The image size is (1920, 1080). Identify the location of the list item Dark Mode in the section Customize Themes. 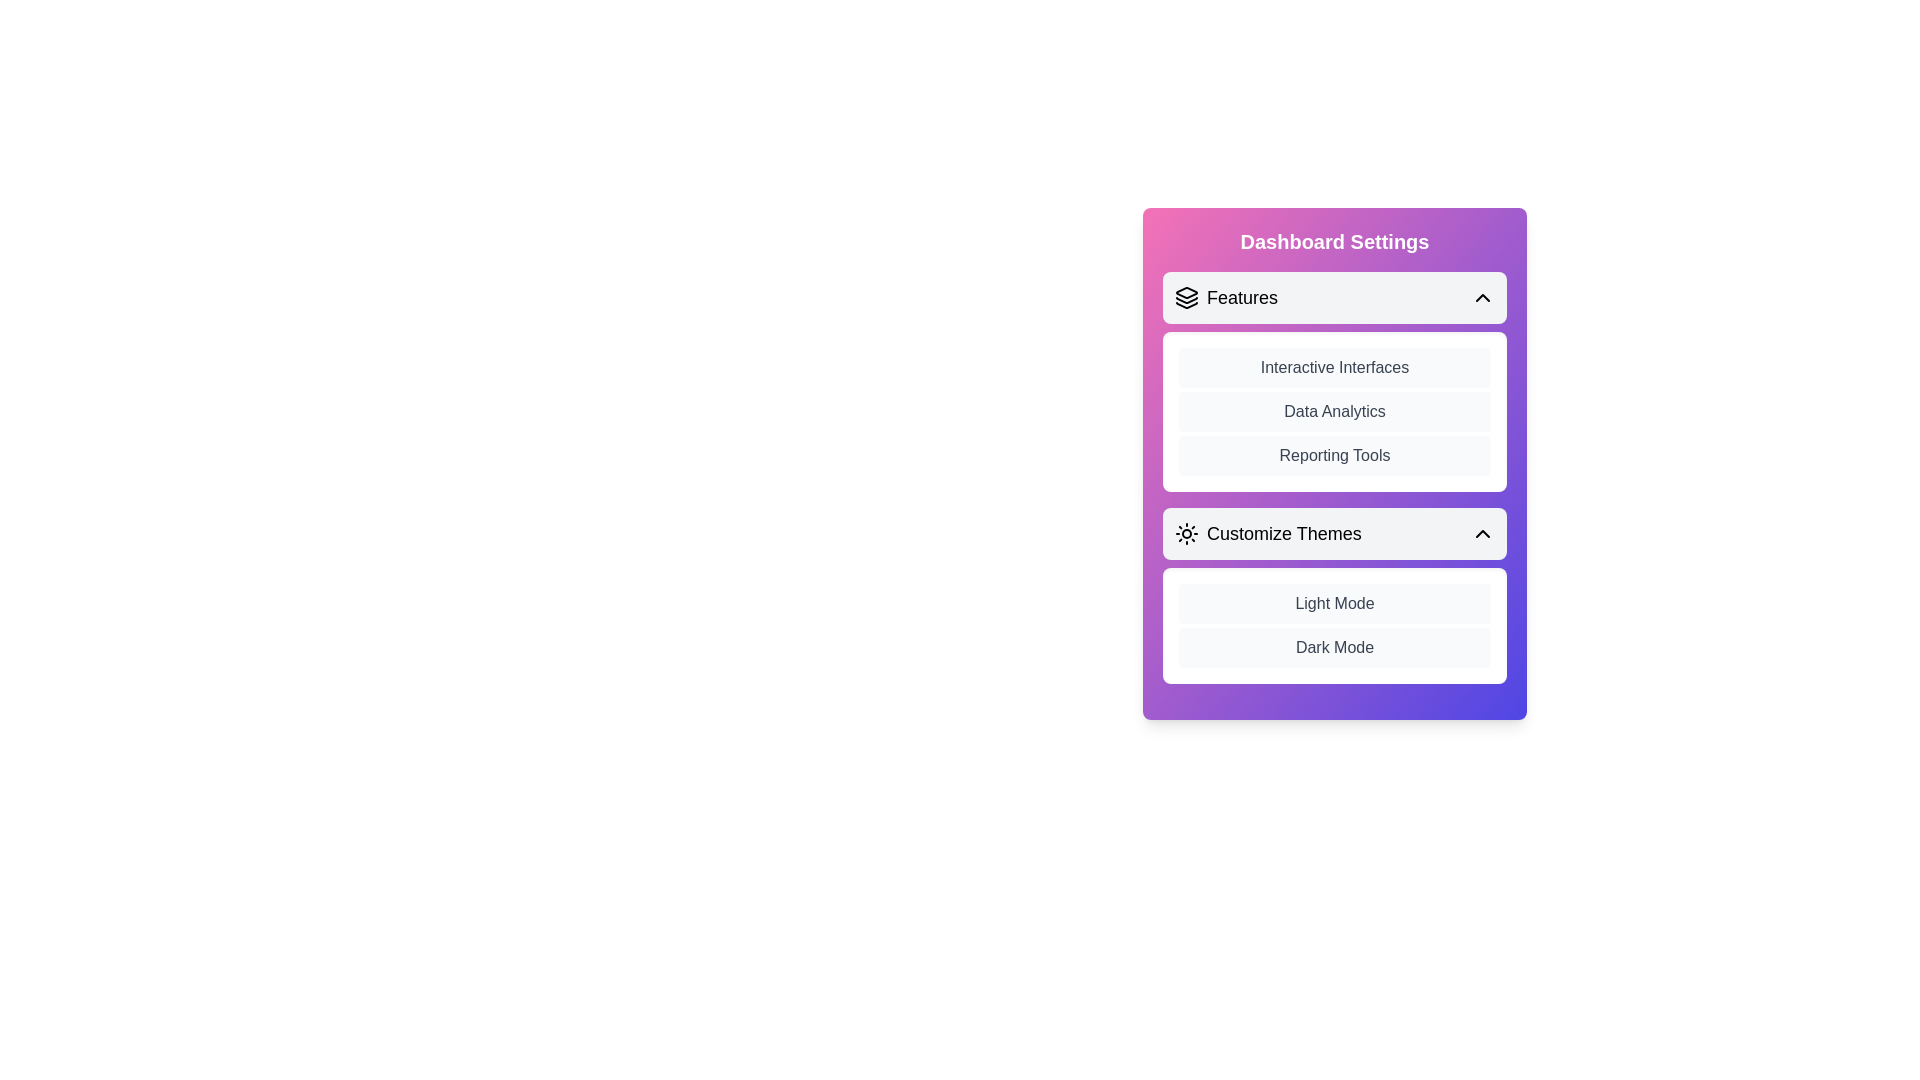
(1334, 648).